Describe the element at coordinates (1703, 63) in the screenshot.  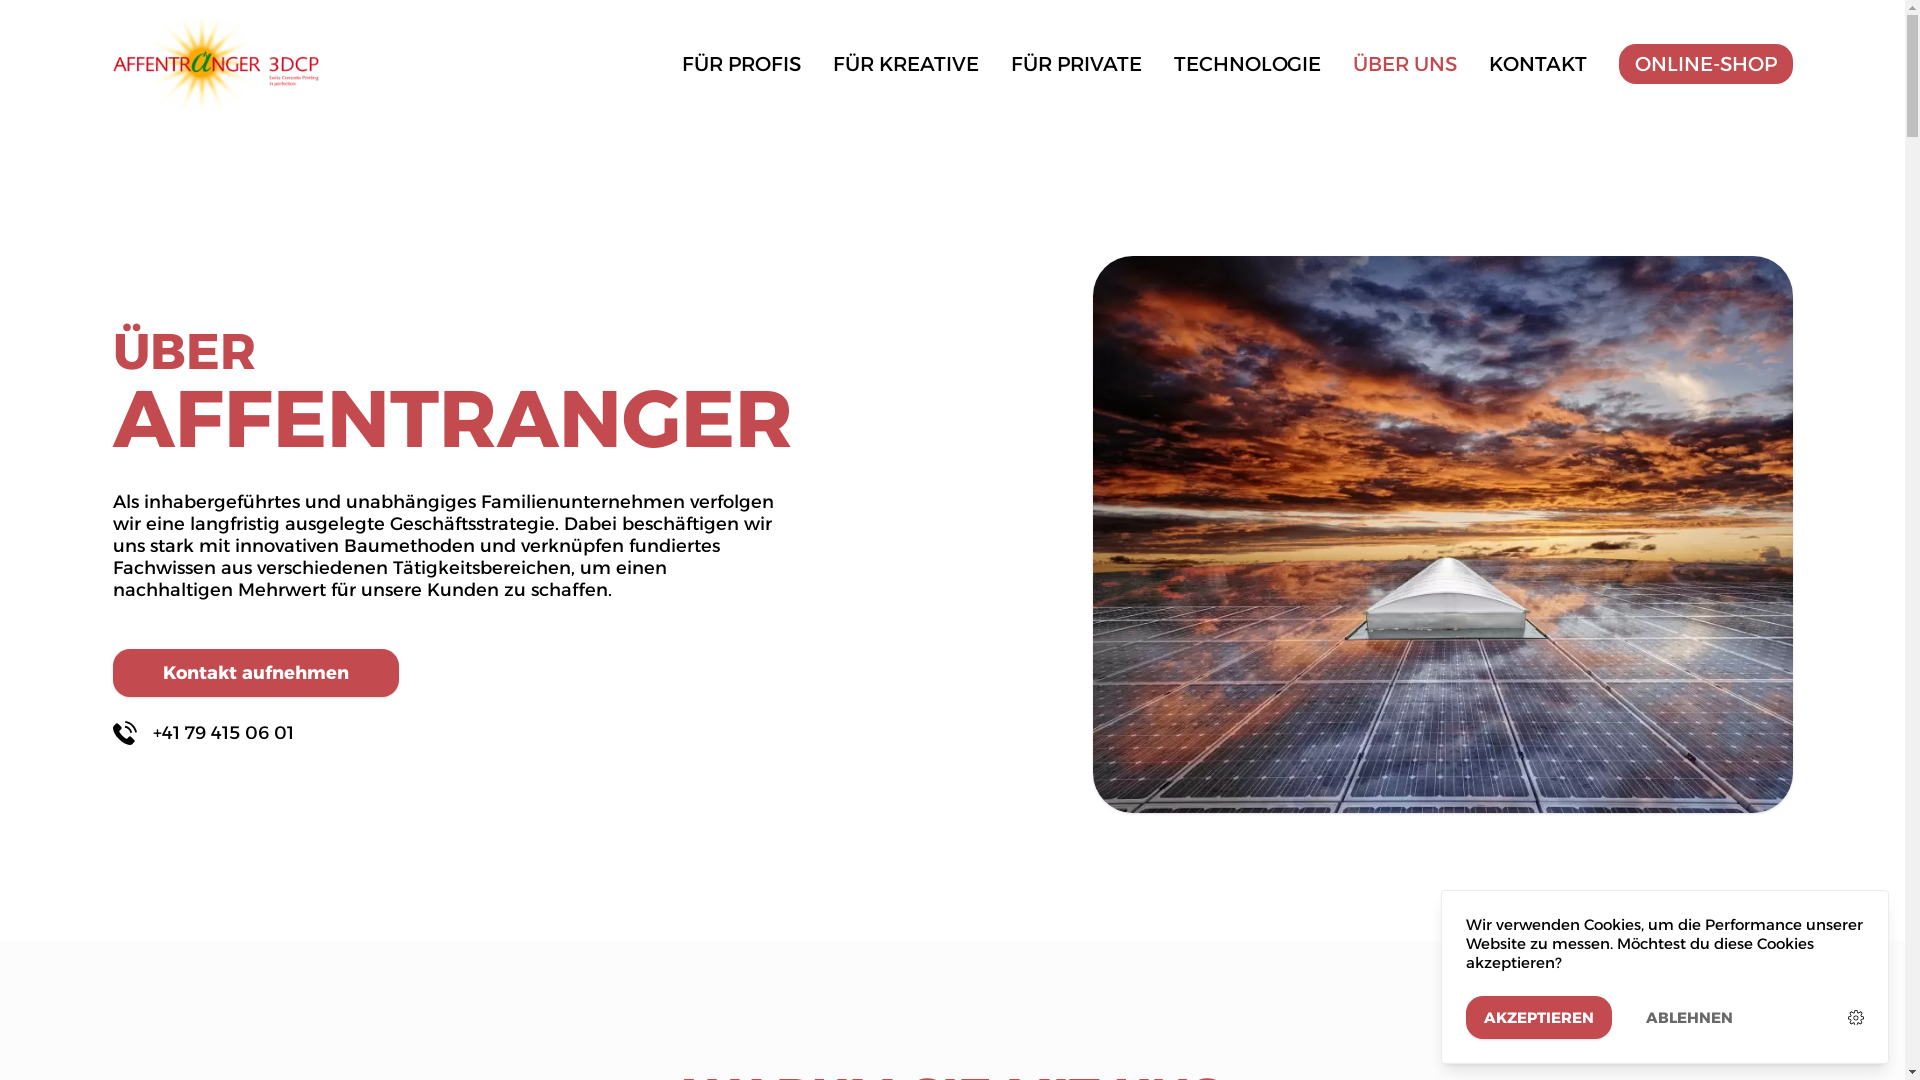
I see `'ONLINE-SHOP'` at that location.